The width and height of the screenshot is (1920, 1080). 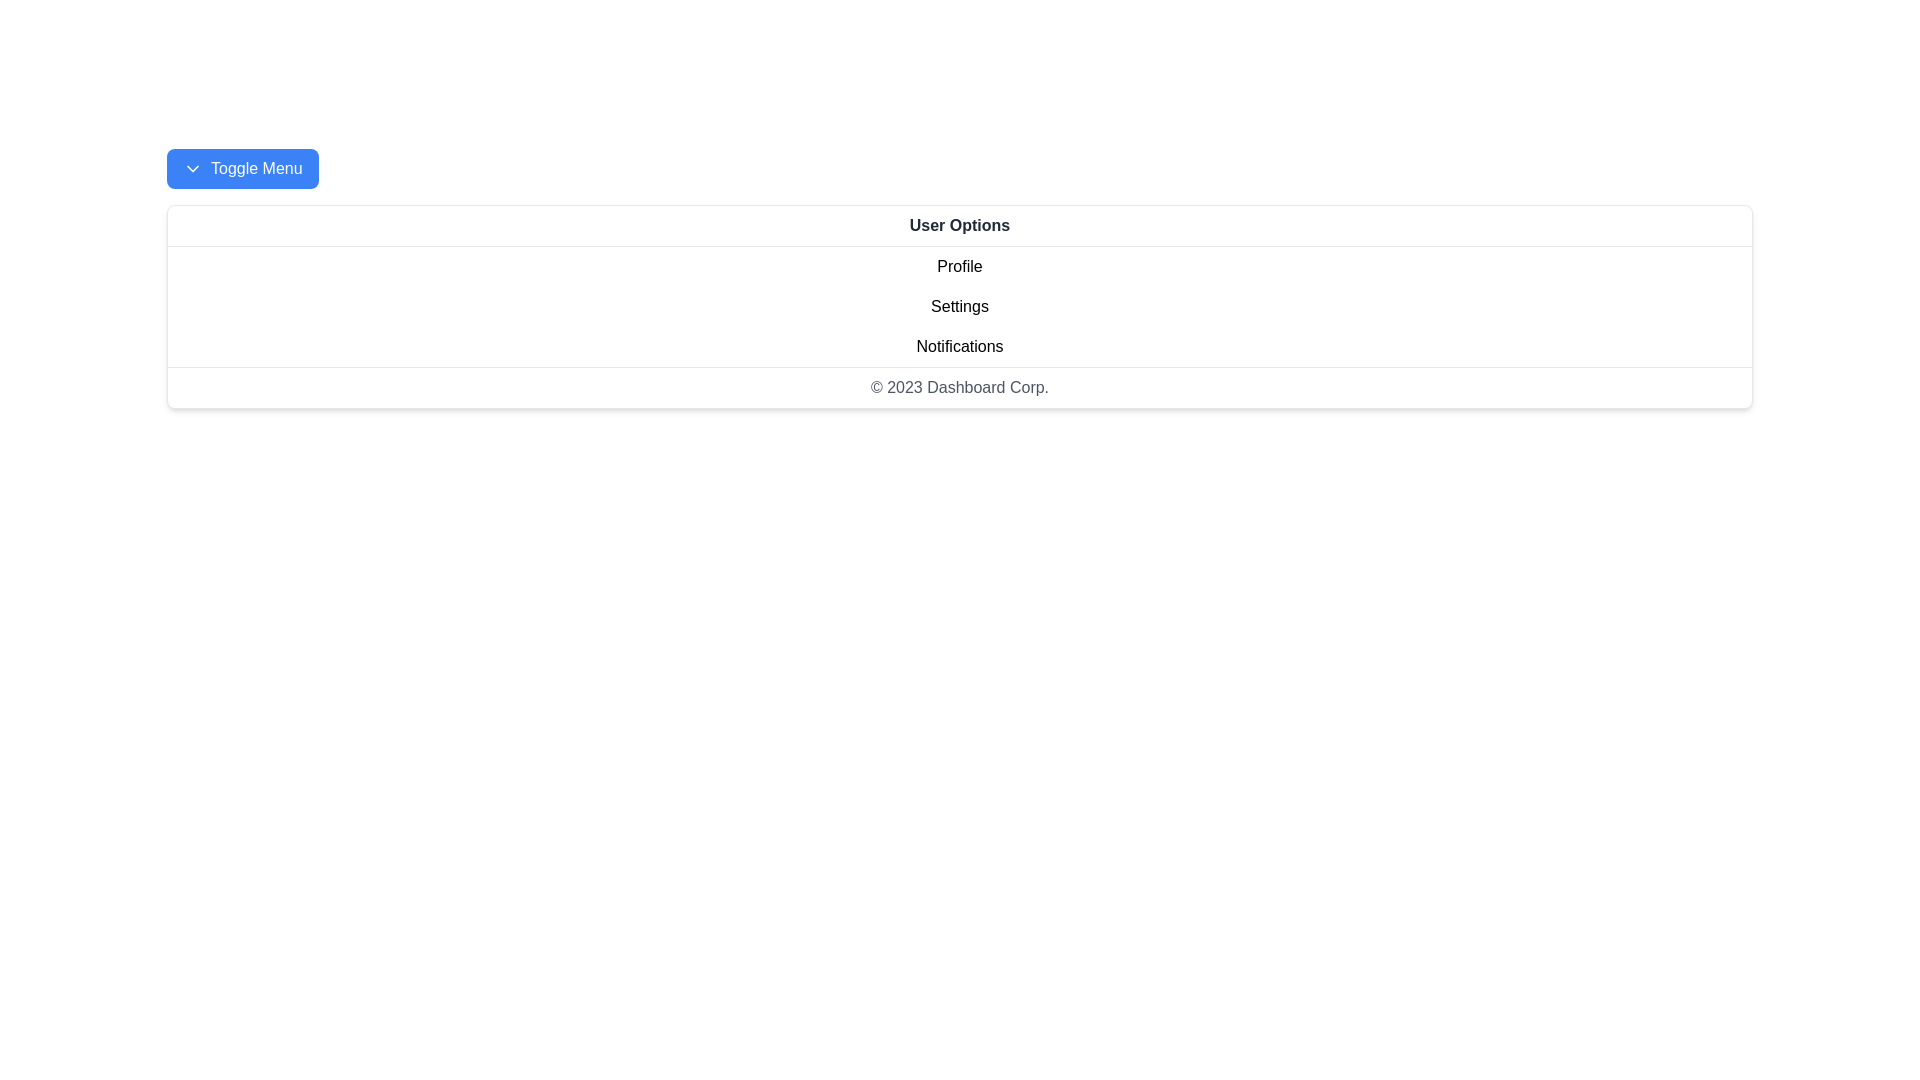 I want to click on the Settings from the User Options drawer, so click(x=960, y=307).